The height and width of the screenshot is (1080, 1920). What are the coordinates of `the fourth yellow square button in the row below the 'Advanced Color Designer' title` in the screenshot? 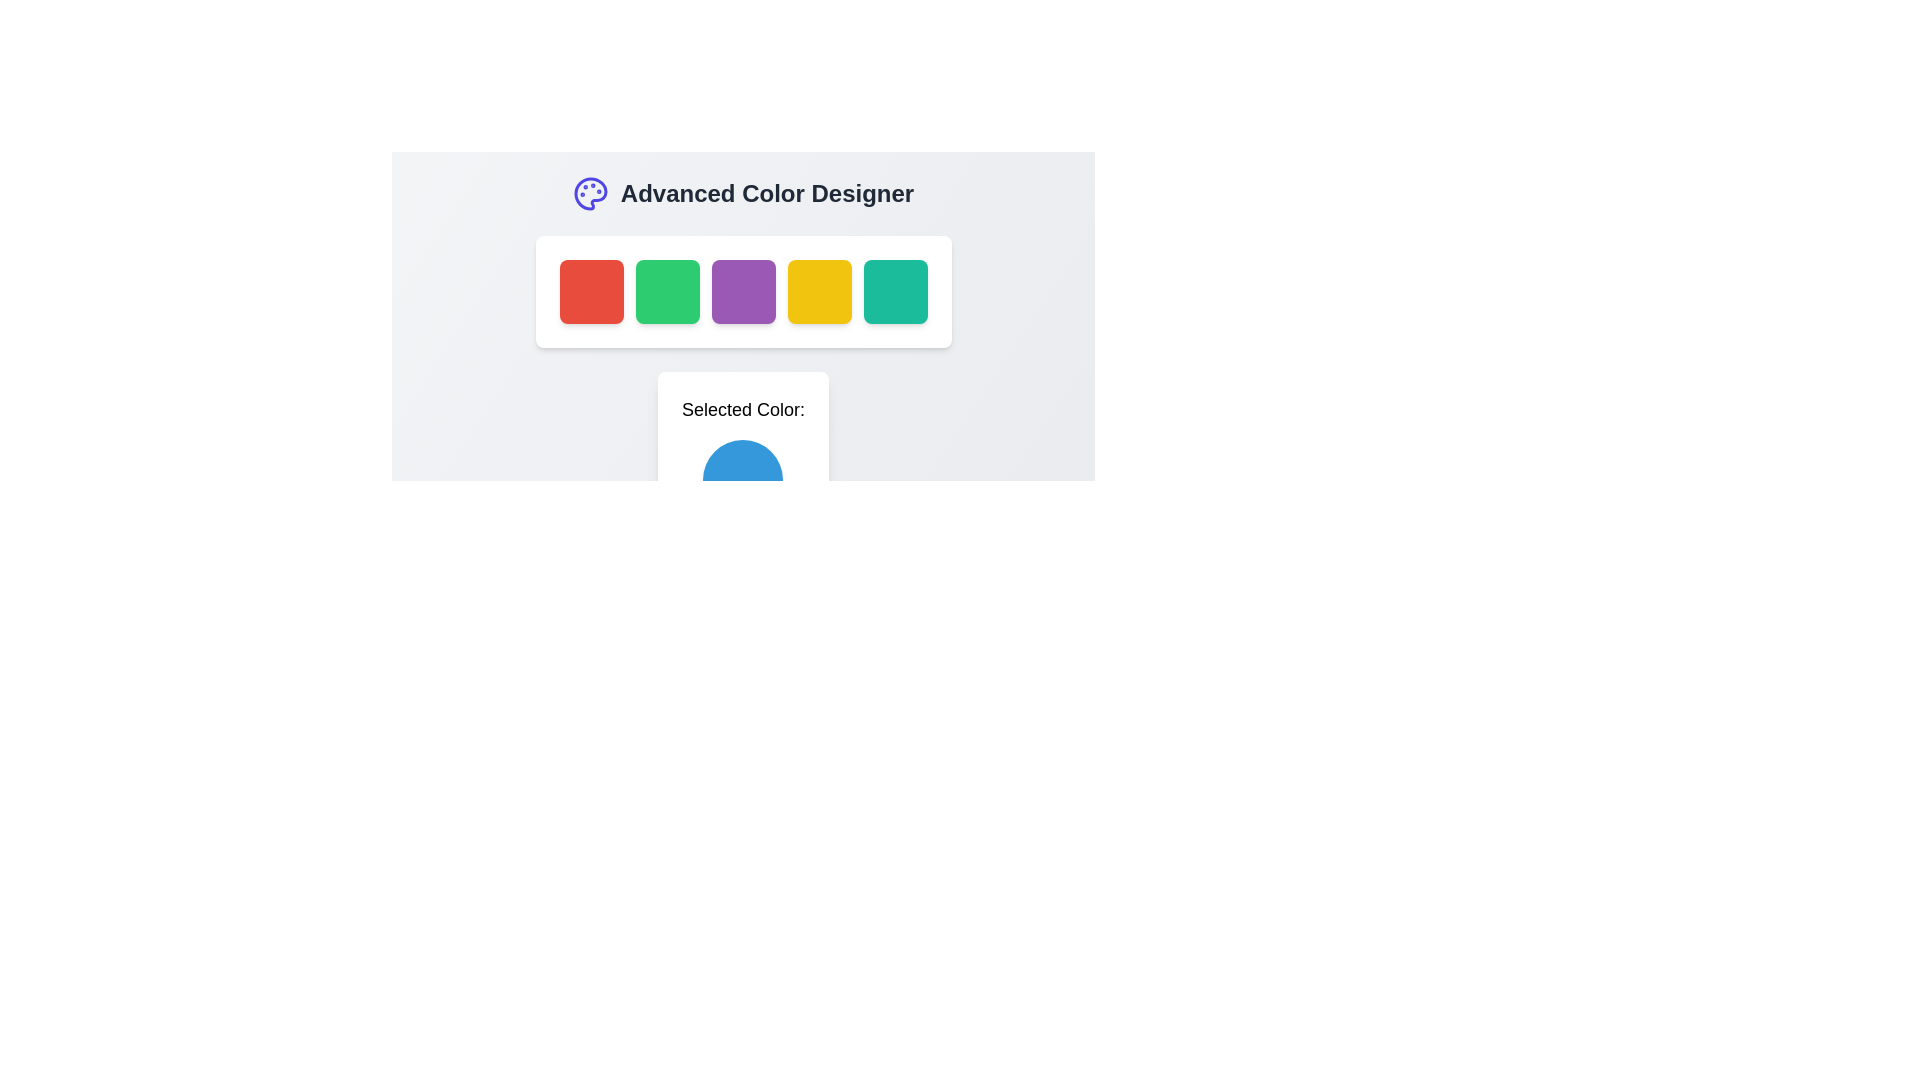 It's located at (819, 292).